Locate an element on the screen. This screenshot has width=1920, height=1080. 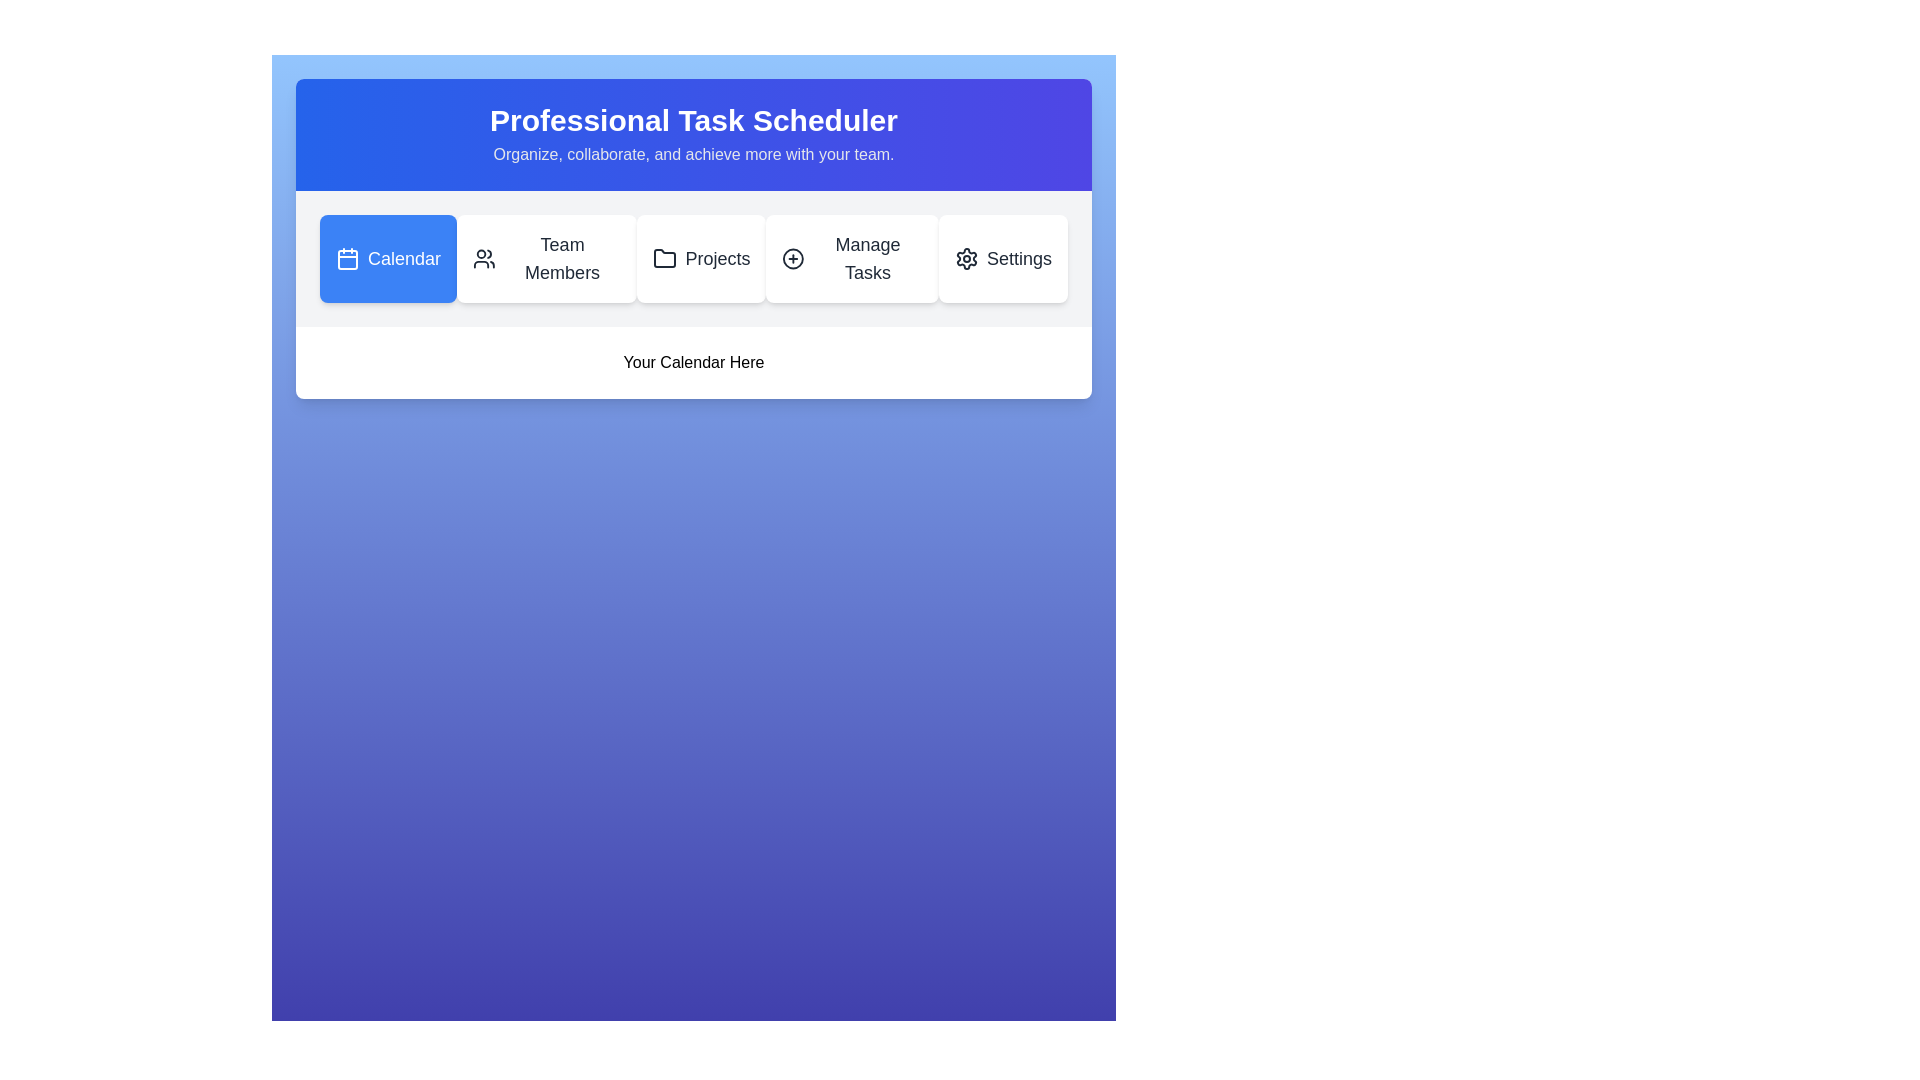
the gear-shaped icon that represents the settings option, located within the 'Settings' button at the top right of the navigation section is located at coordinates (966, 257).